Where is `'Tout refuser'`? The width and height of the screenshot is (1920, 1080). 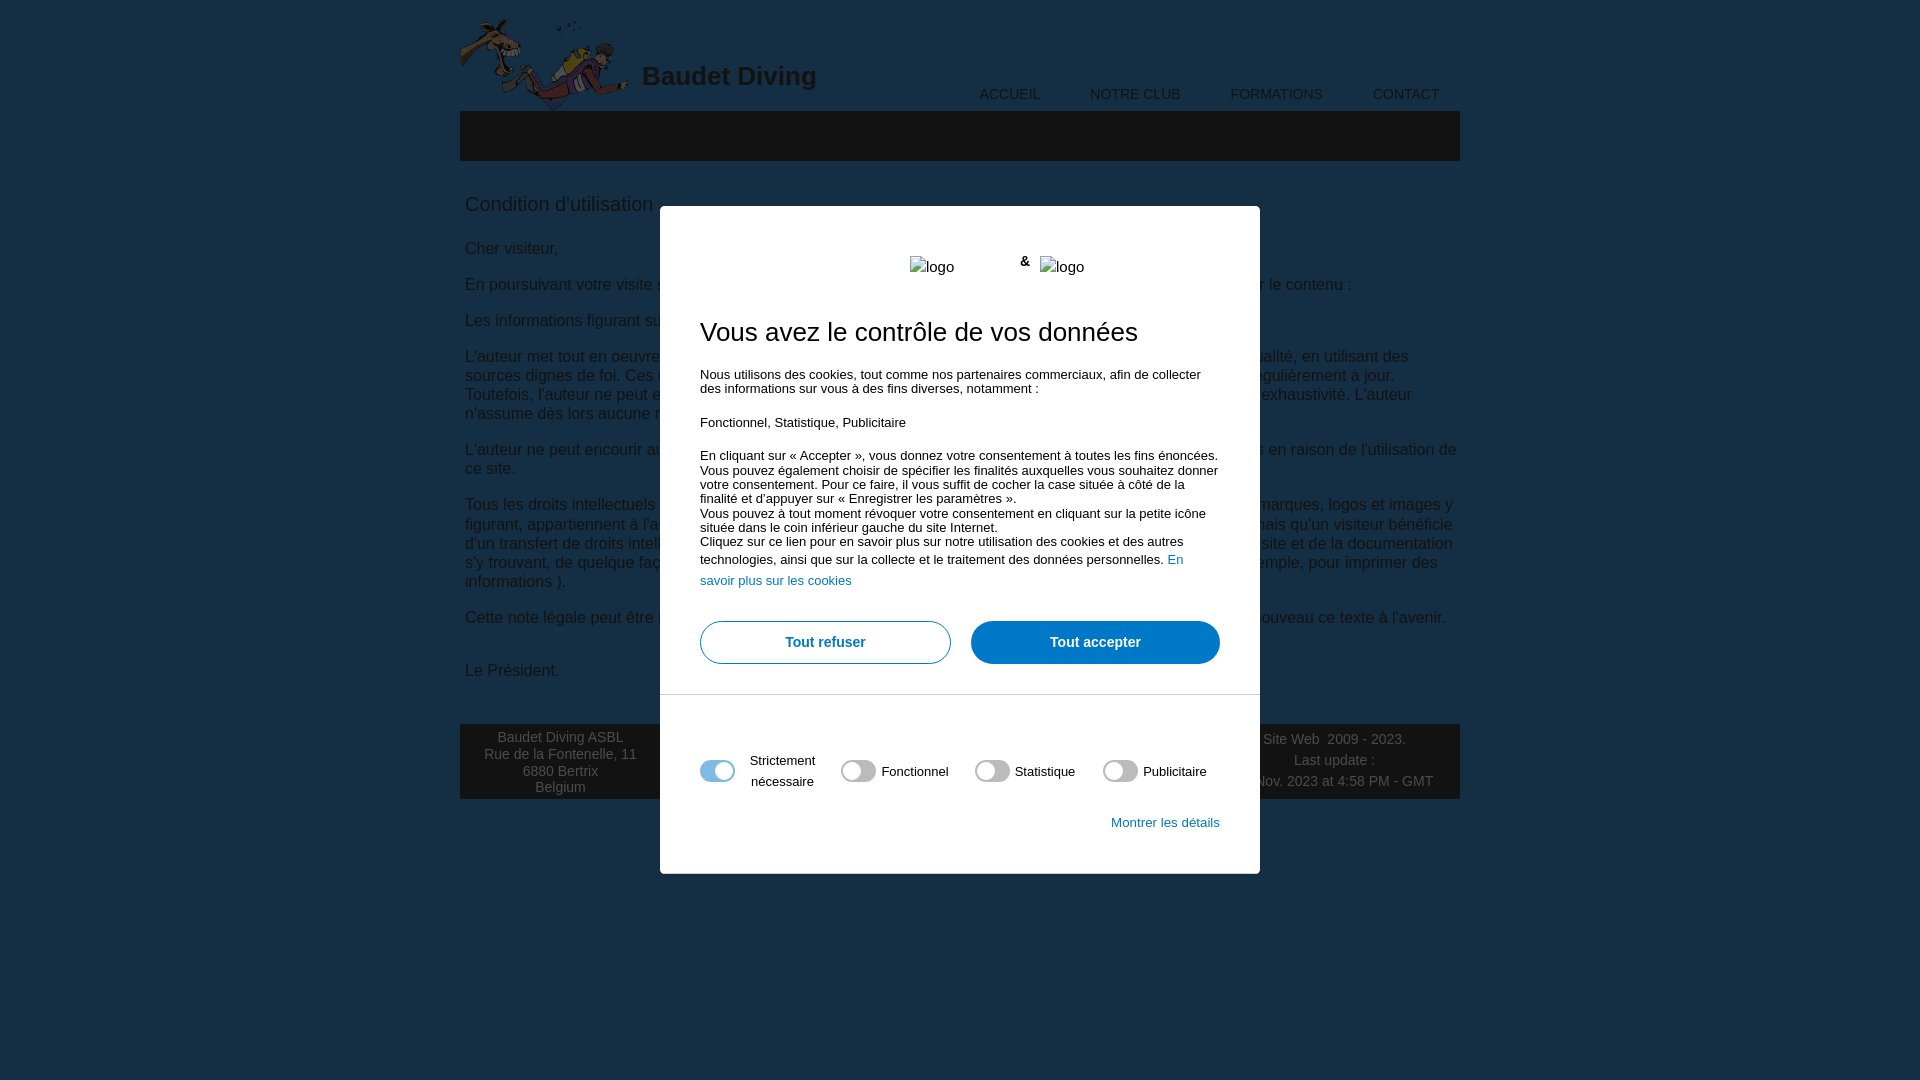
'Tout refuser' is located at coordinates (825, 642).